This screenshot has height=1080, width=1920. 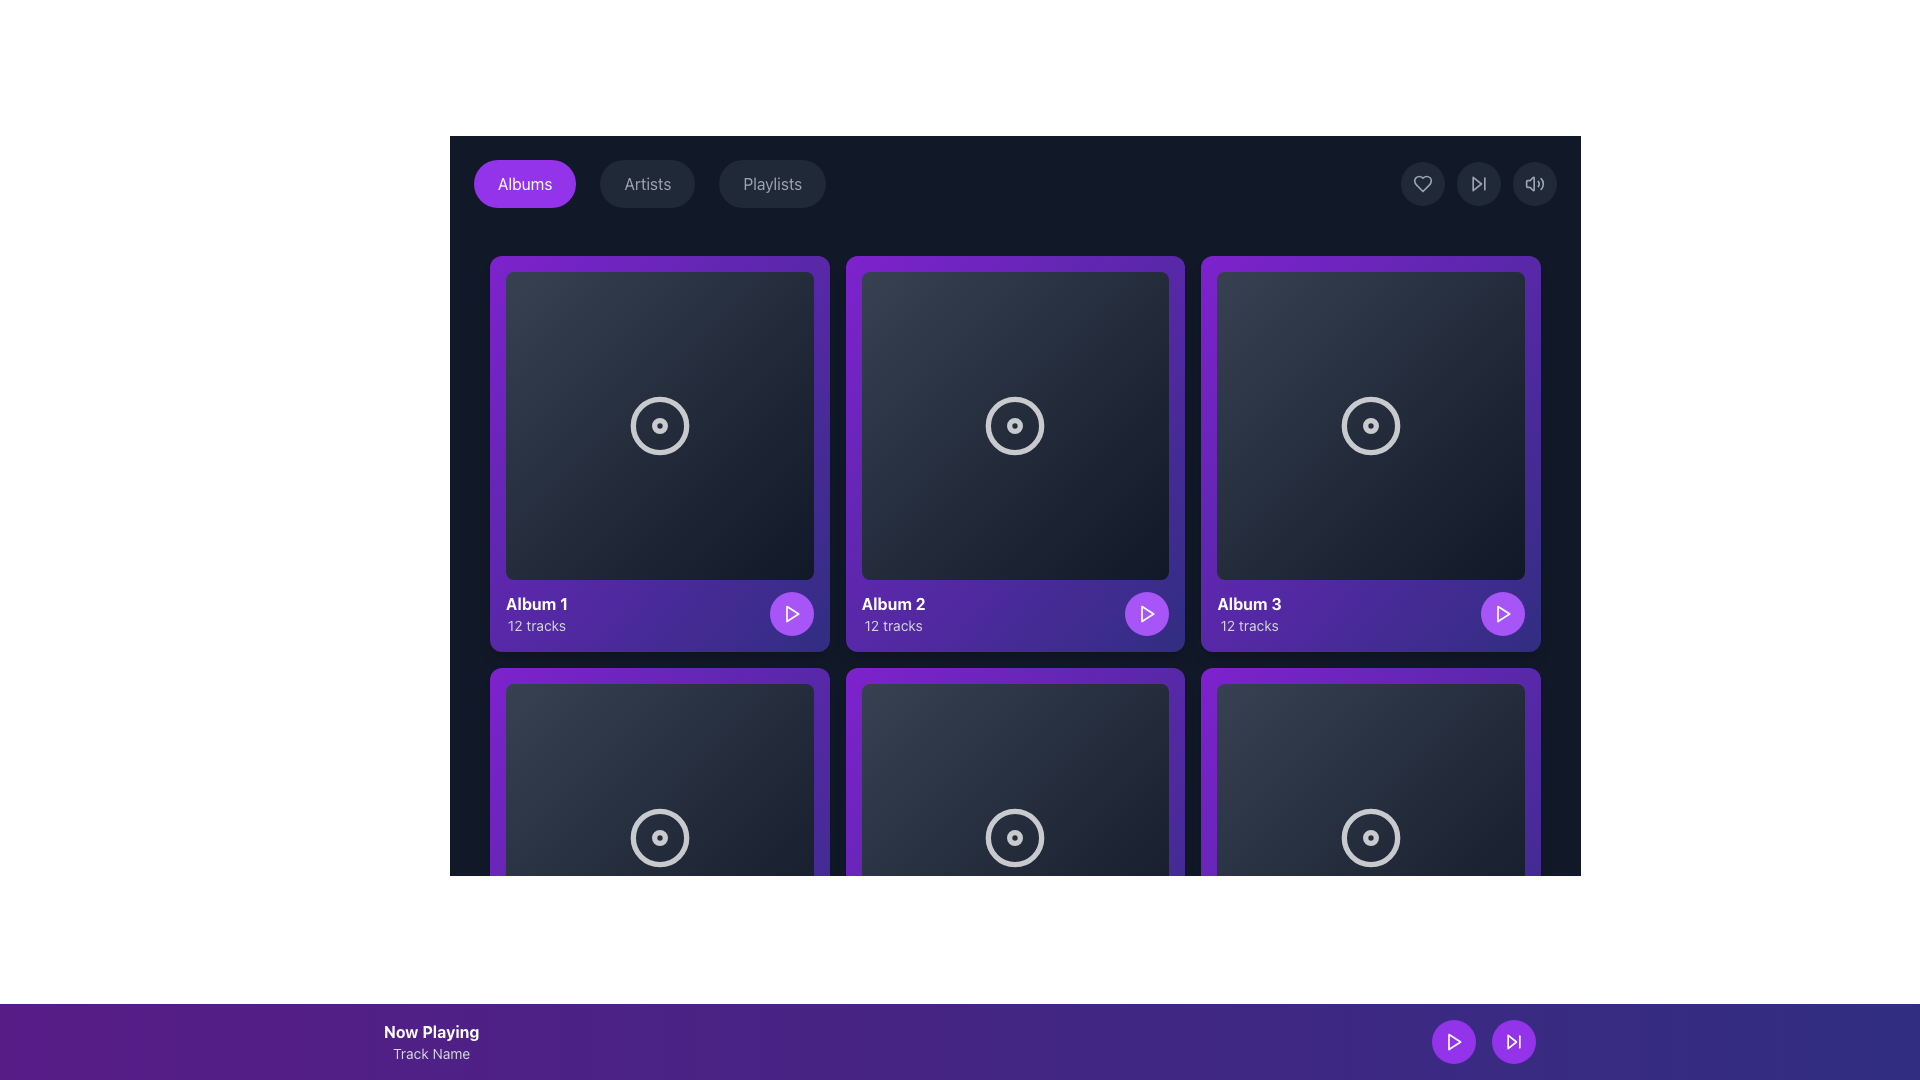 I want to click on the play button located in the bottom-right section of the 'Album 3' card, so click(x=1502, y=612).